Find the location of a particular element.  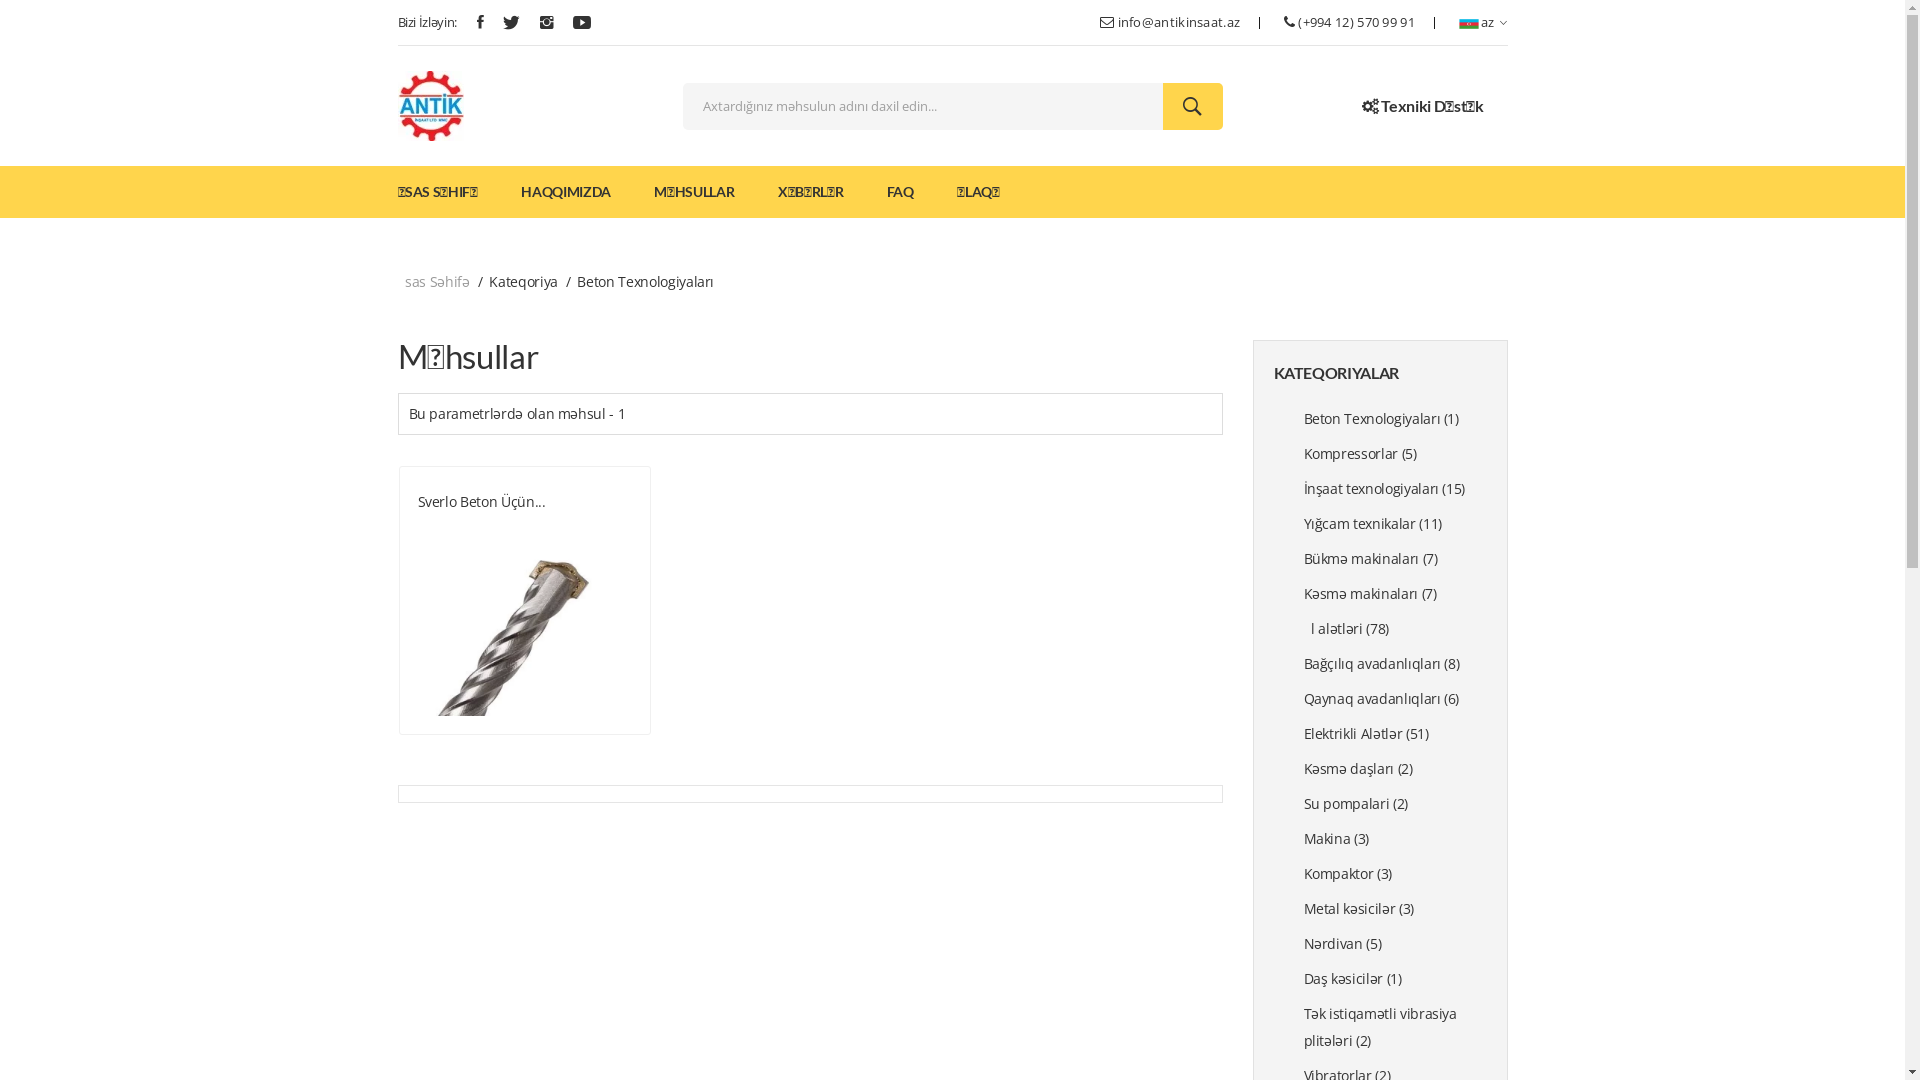

'FAQ' is located at coordinates (867, 192).